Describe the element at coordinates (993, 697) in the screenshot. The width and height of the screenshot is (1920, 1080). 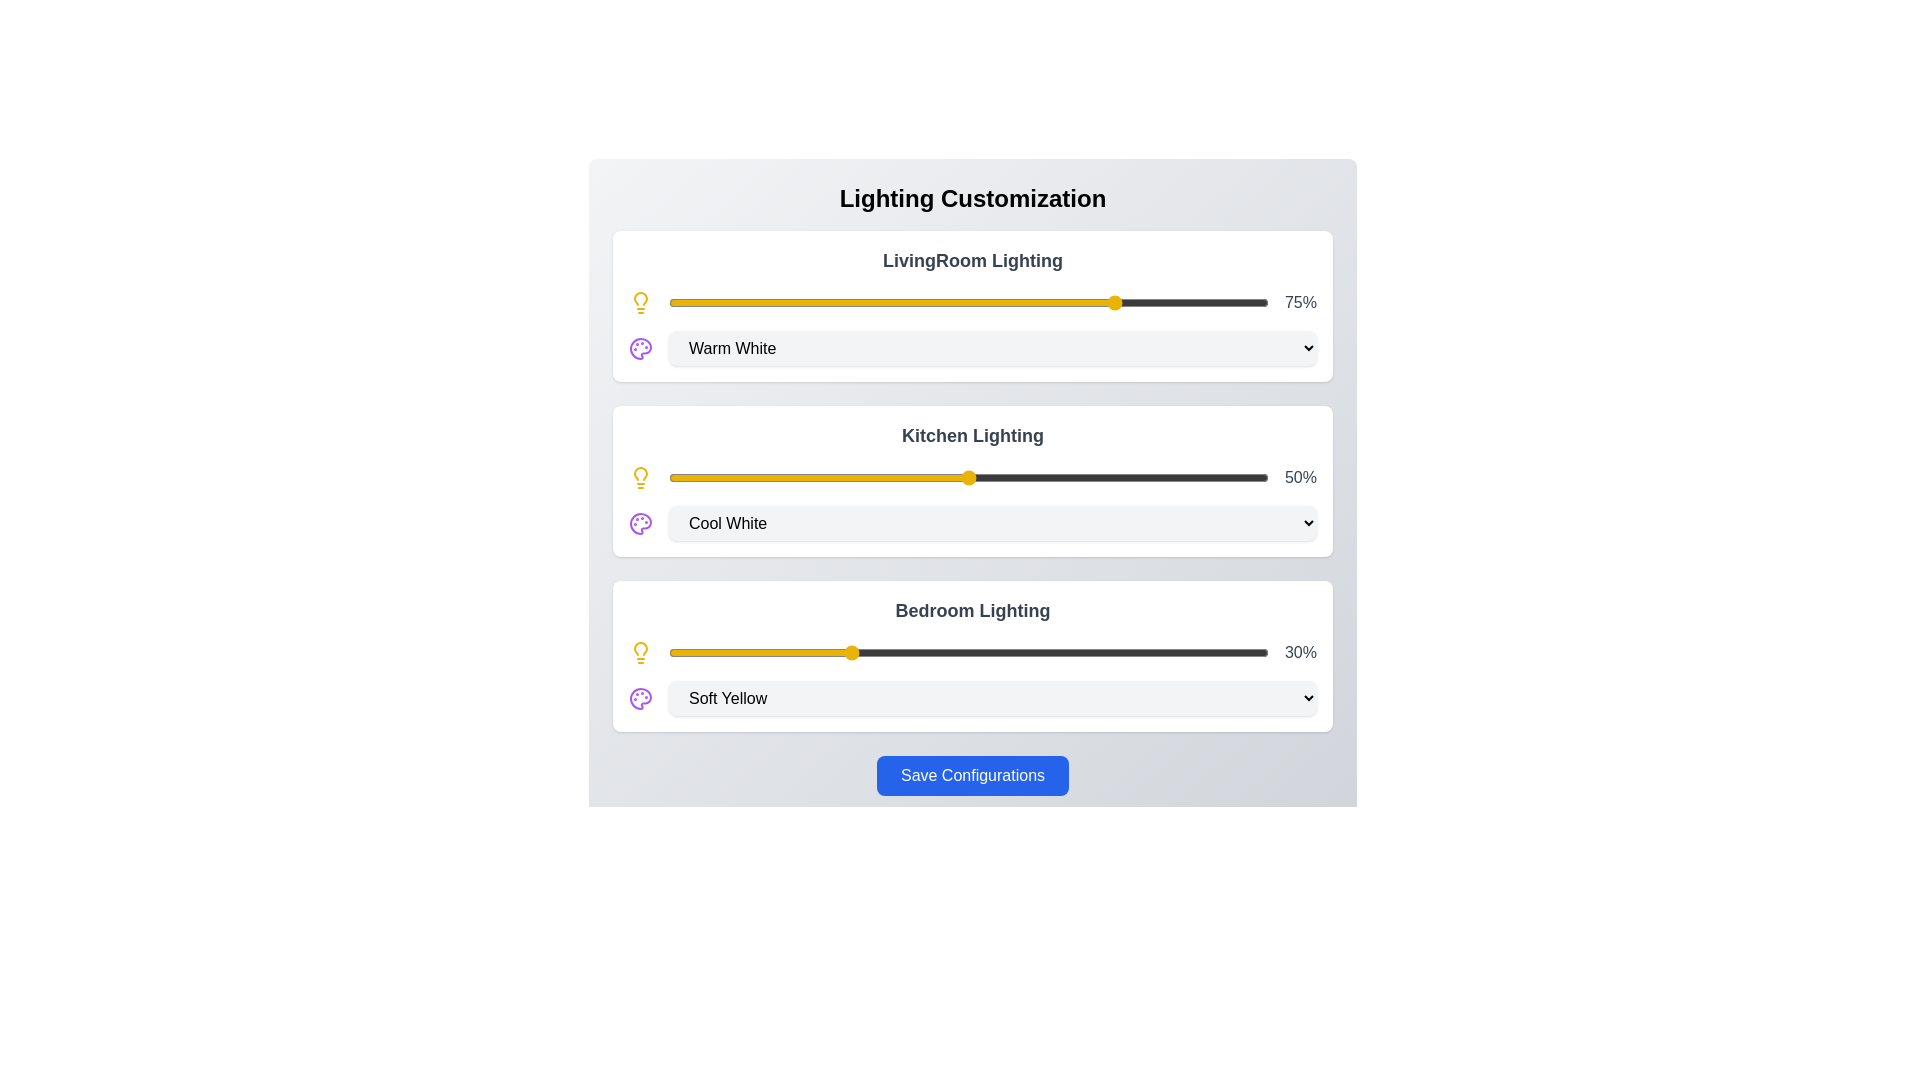
I see `the color Cool White from the dropdown menu of the bedroom lighting` at that location.